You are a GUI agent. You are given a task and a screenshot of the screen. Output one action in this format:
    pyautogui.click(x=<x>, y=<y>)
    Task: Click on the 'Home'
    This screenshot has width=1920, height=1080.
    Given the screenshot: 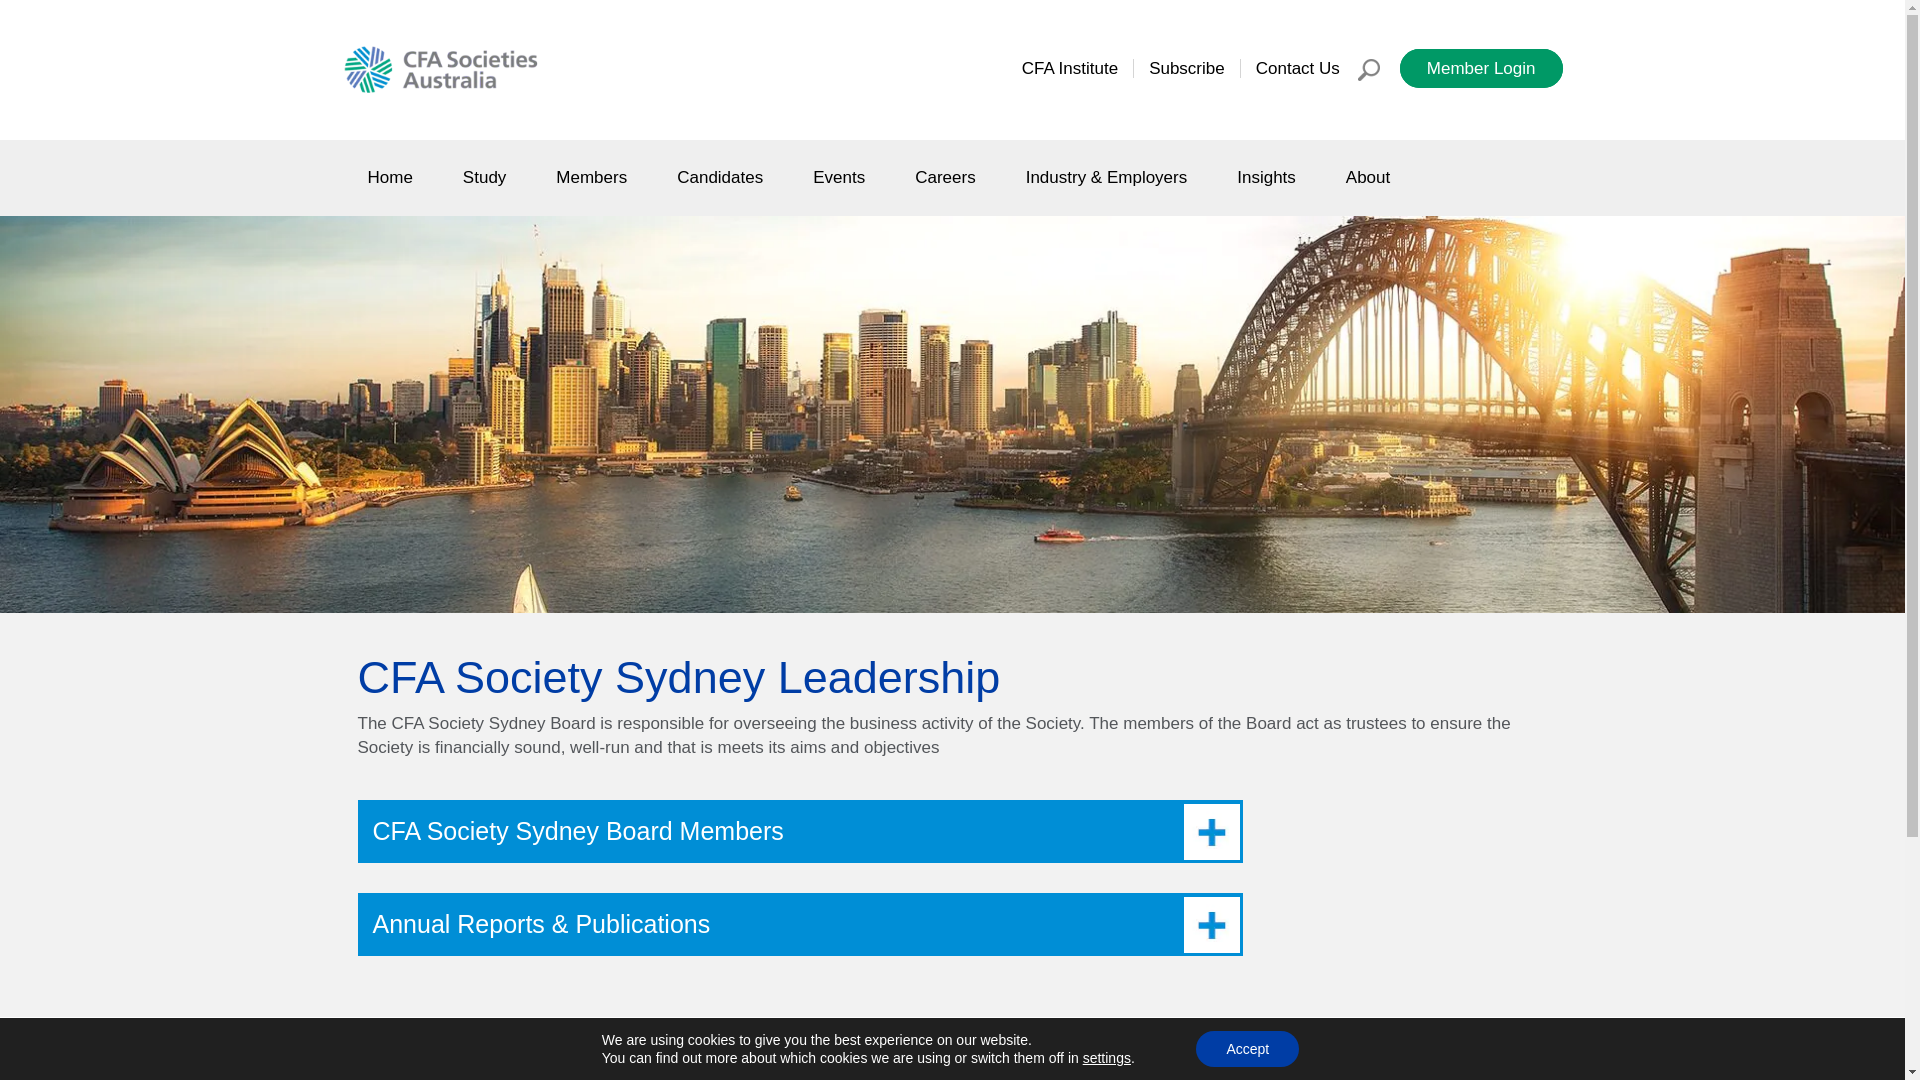 What is the action you would take?
    pyautogui.click(x=344, y=176)
    